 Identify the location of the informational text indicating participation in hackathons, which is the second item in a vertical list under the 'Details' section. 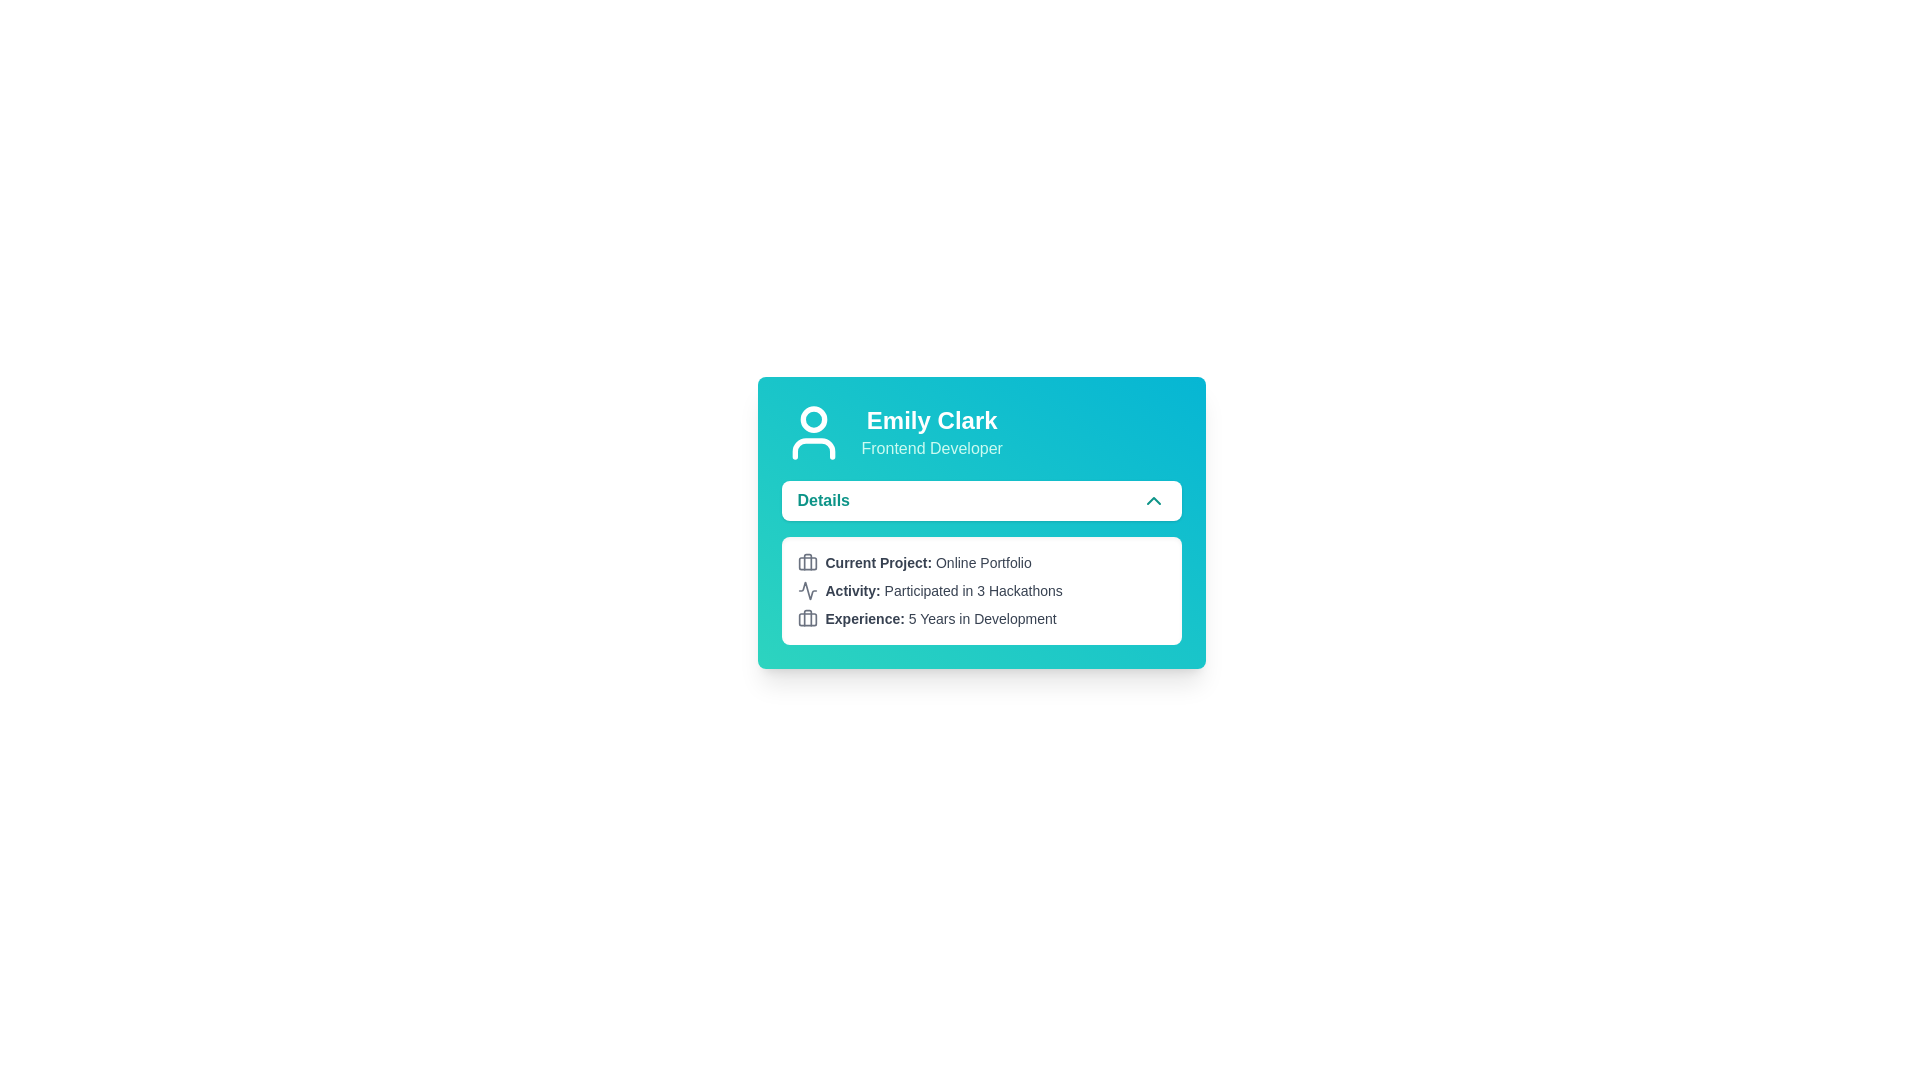
(981, 589).